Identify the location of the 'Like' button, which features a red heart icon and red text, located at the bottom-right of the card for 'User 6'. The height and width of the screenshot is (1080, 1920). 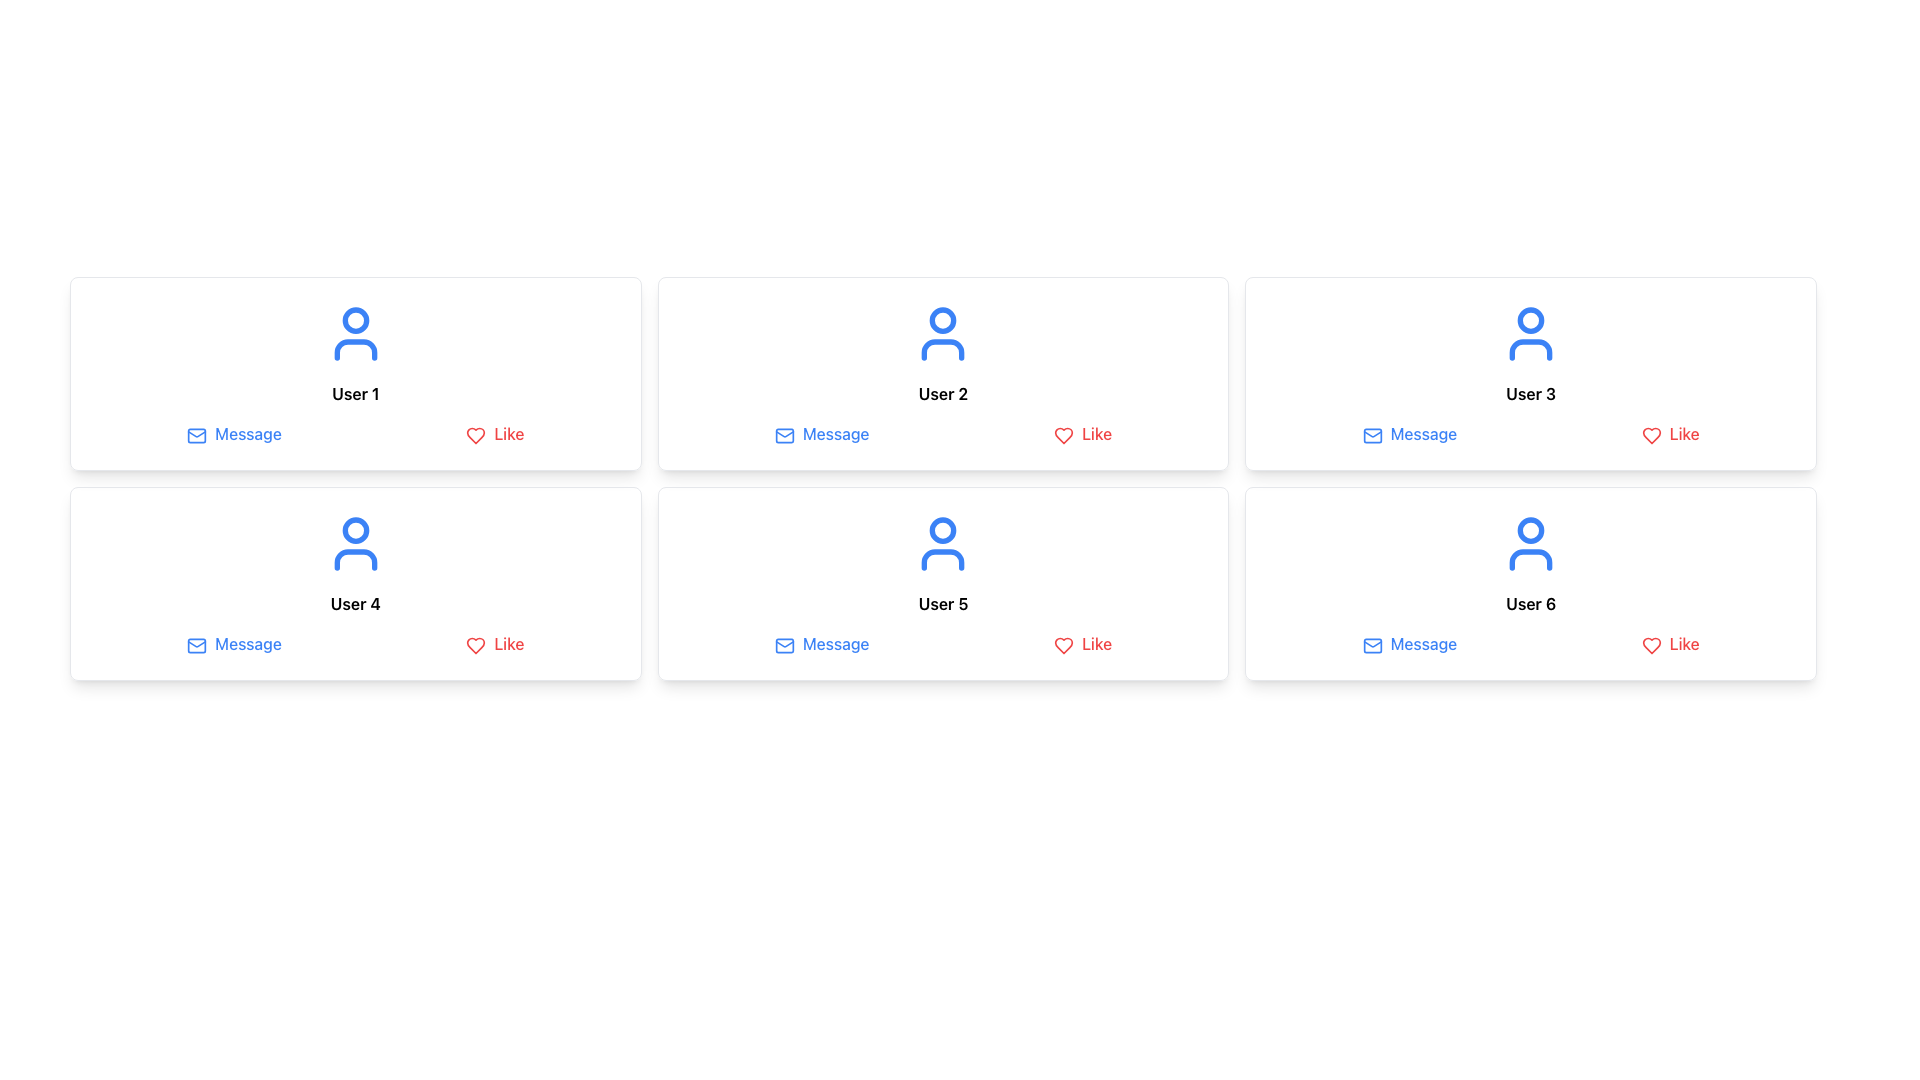
(1670, 644).